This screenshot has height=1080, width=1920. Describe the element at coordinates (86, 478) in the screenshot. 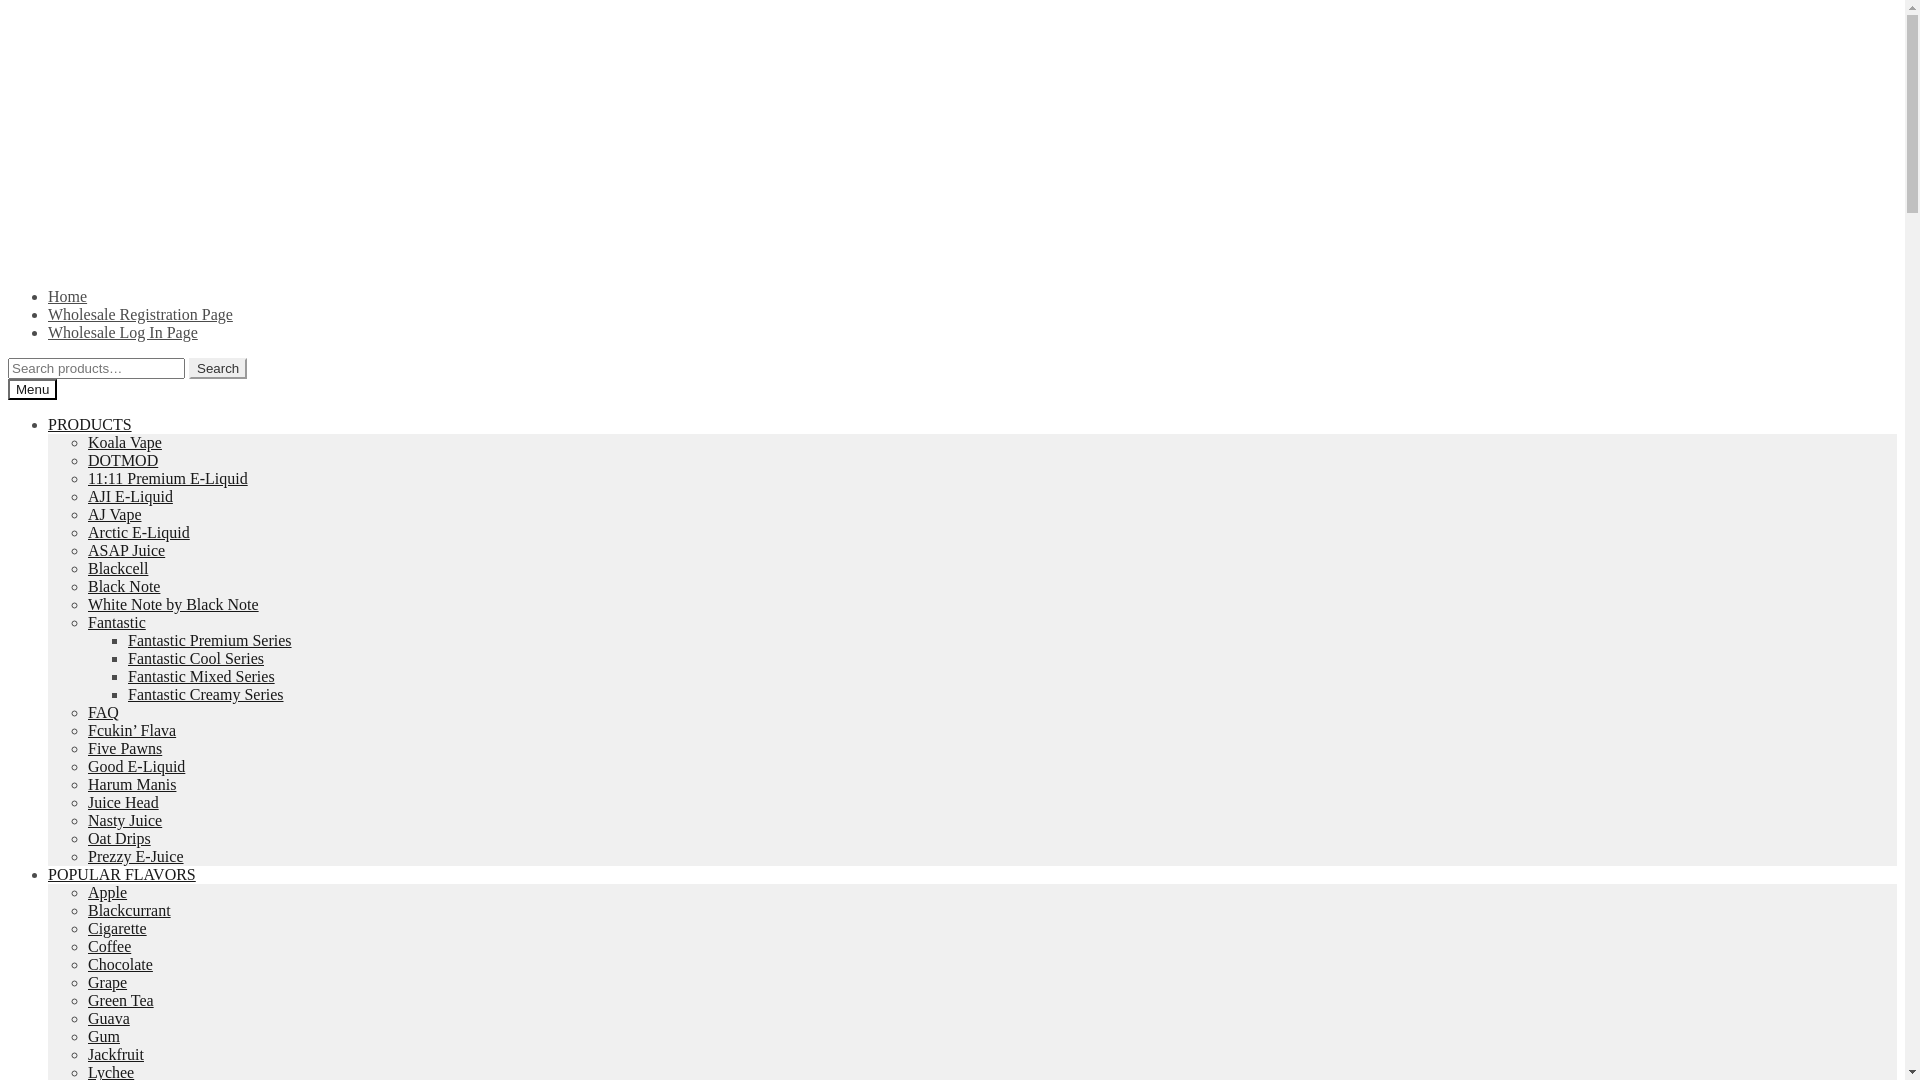

I see `'11:11 Premium E-Liquid'` at that location.